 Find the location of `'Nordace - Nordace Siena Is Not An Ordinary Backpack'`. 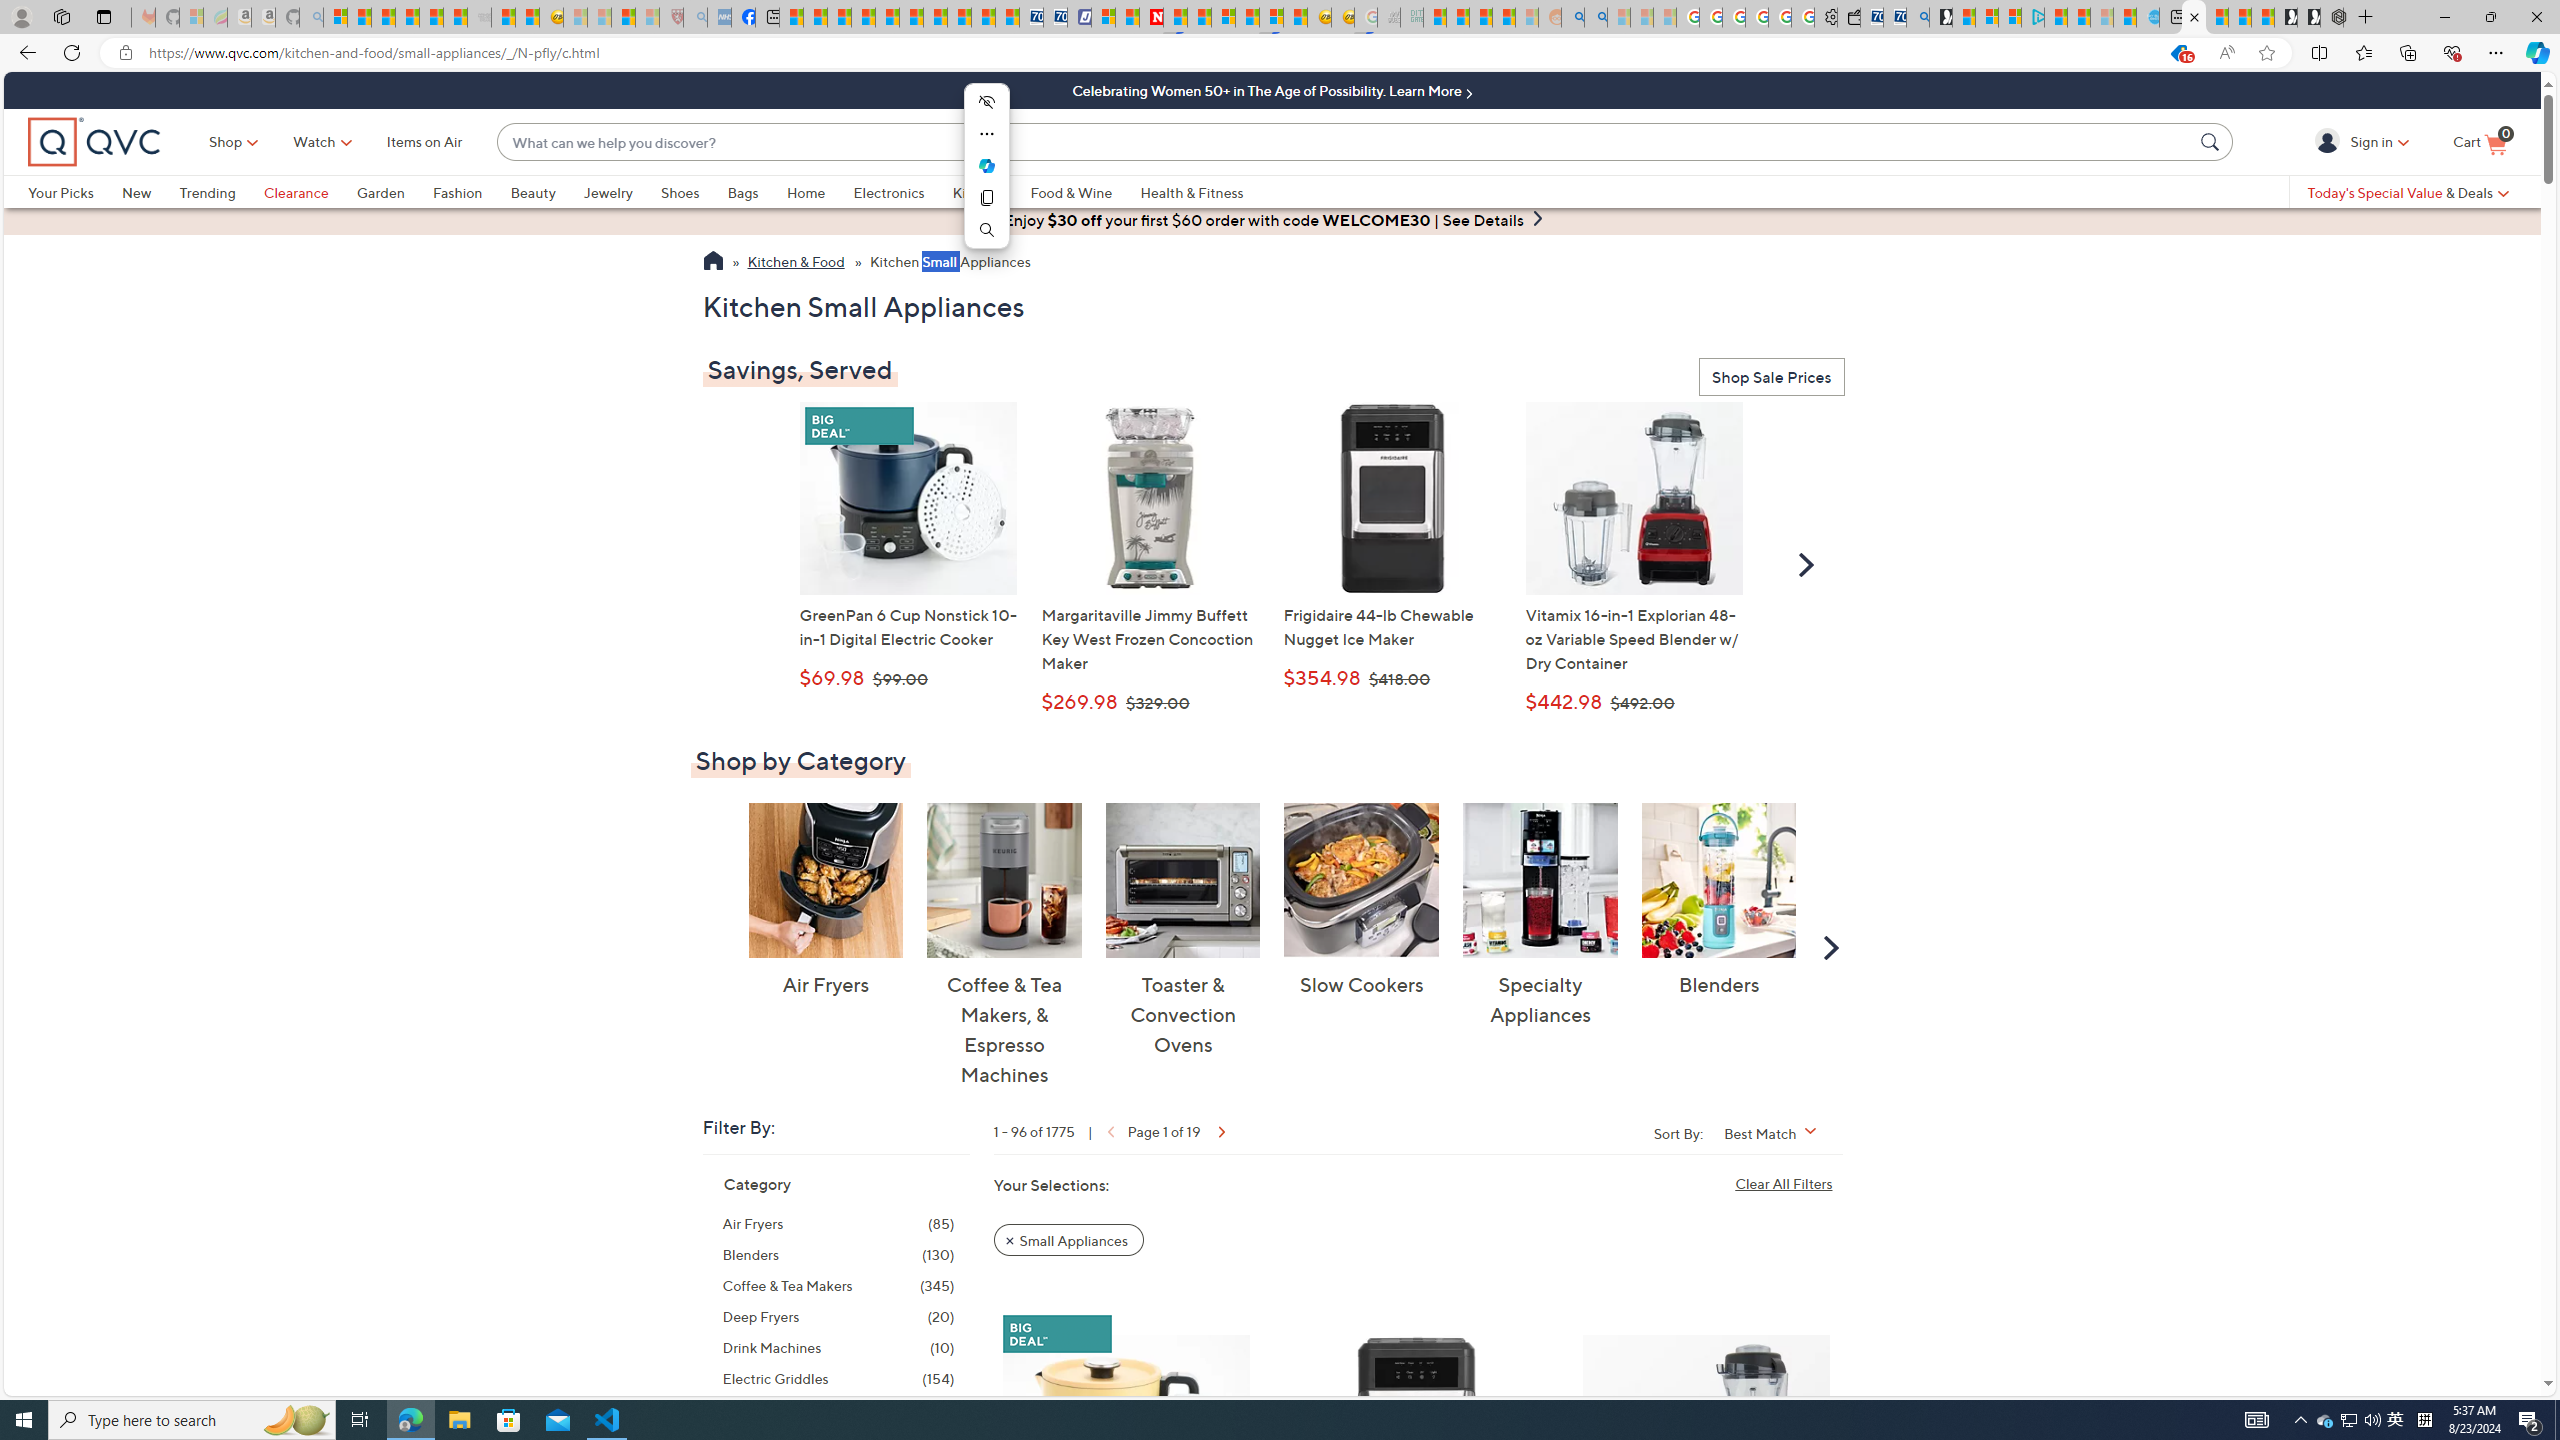

'Nordace - Nordace Siena Is Not An Ordinary Backpack' is located at coordinates (2331, 16).